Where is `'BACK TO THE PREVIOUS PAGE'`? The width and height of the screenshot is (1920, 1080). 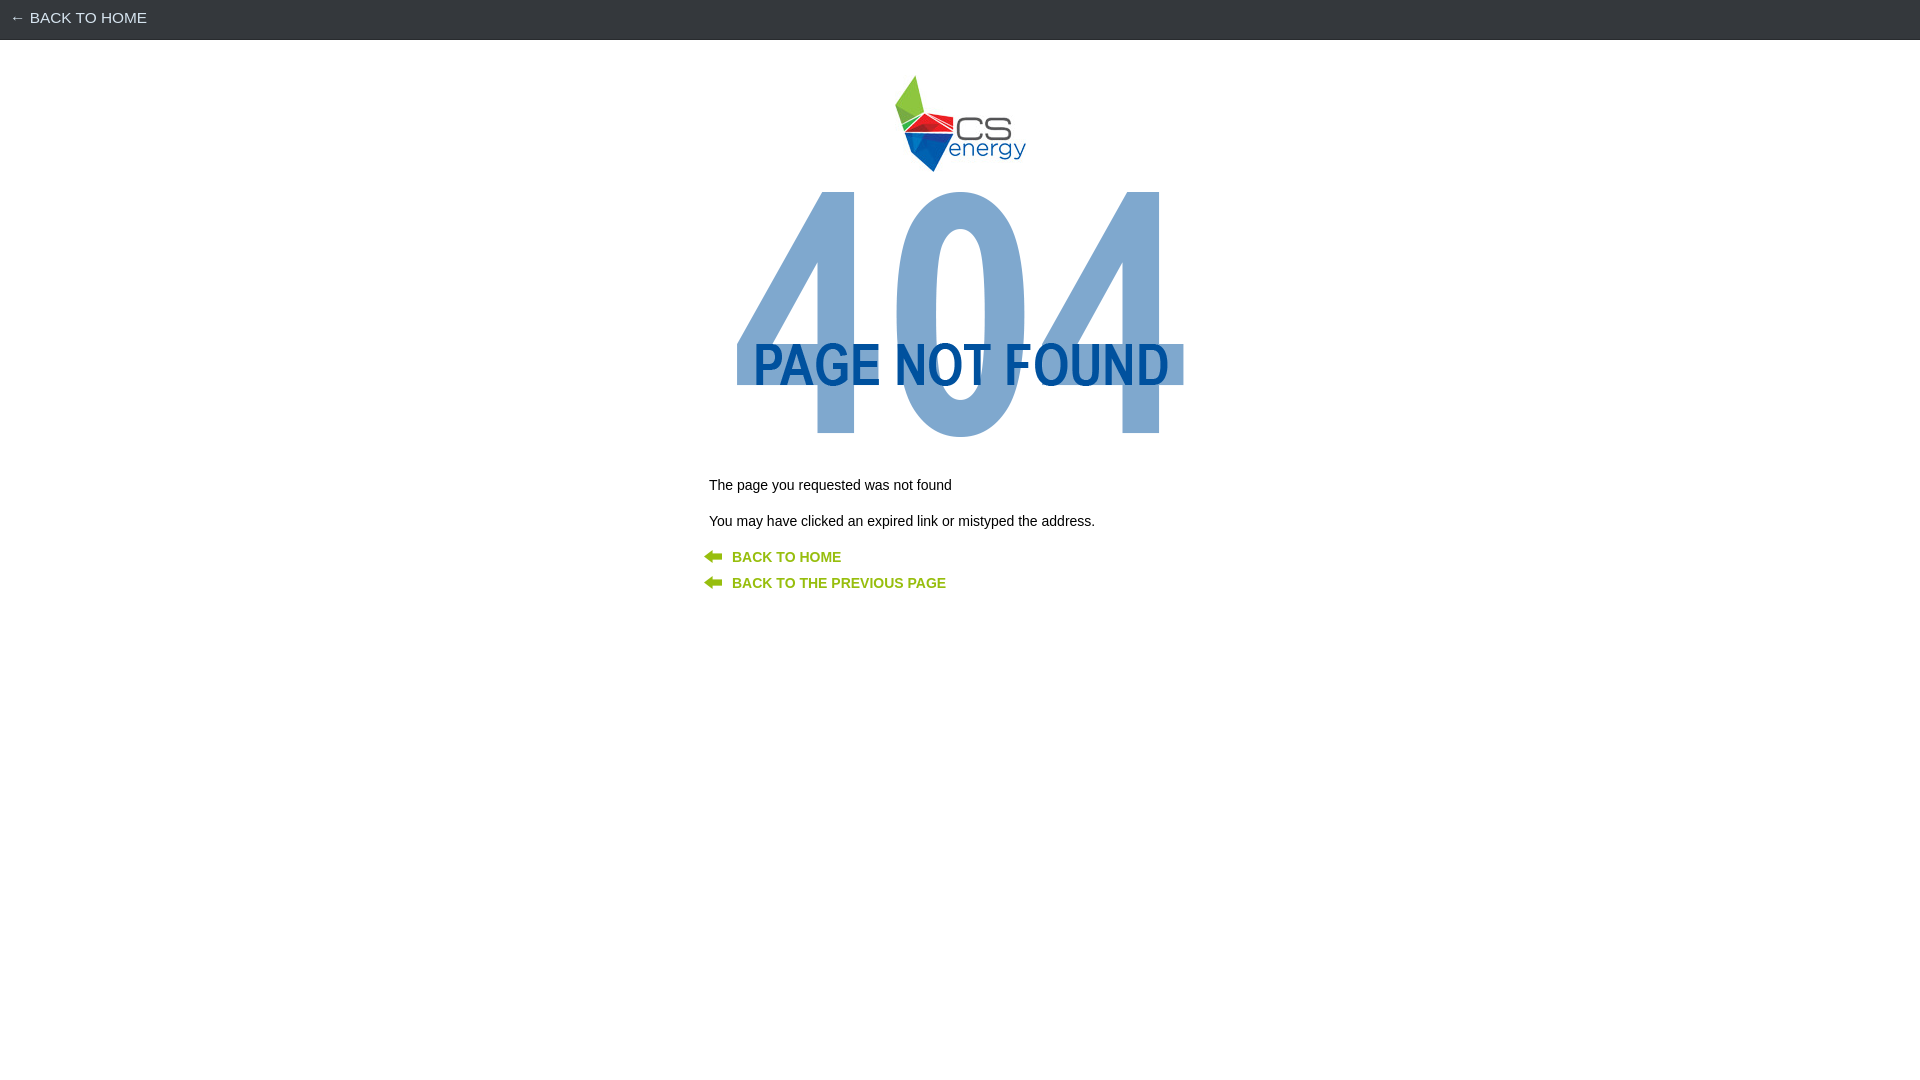 'BACK TO THE PREVIOUS PAGE' is located at coordinates (839, 582).